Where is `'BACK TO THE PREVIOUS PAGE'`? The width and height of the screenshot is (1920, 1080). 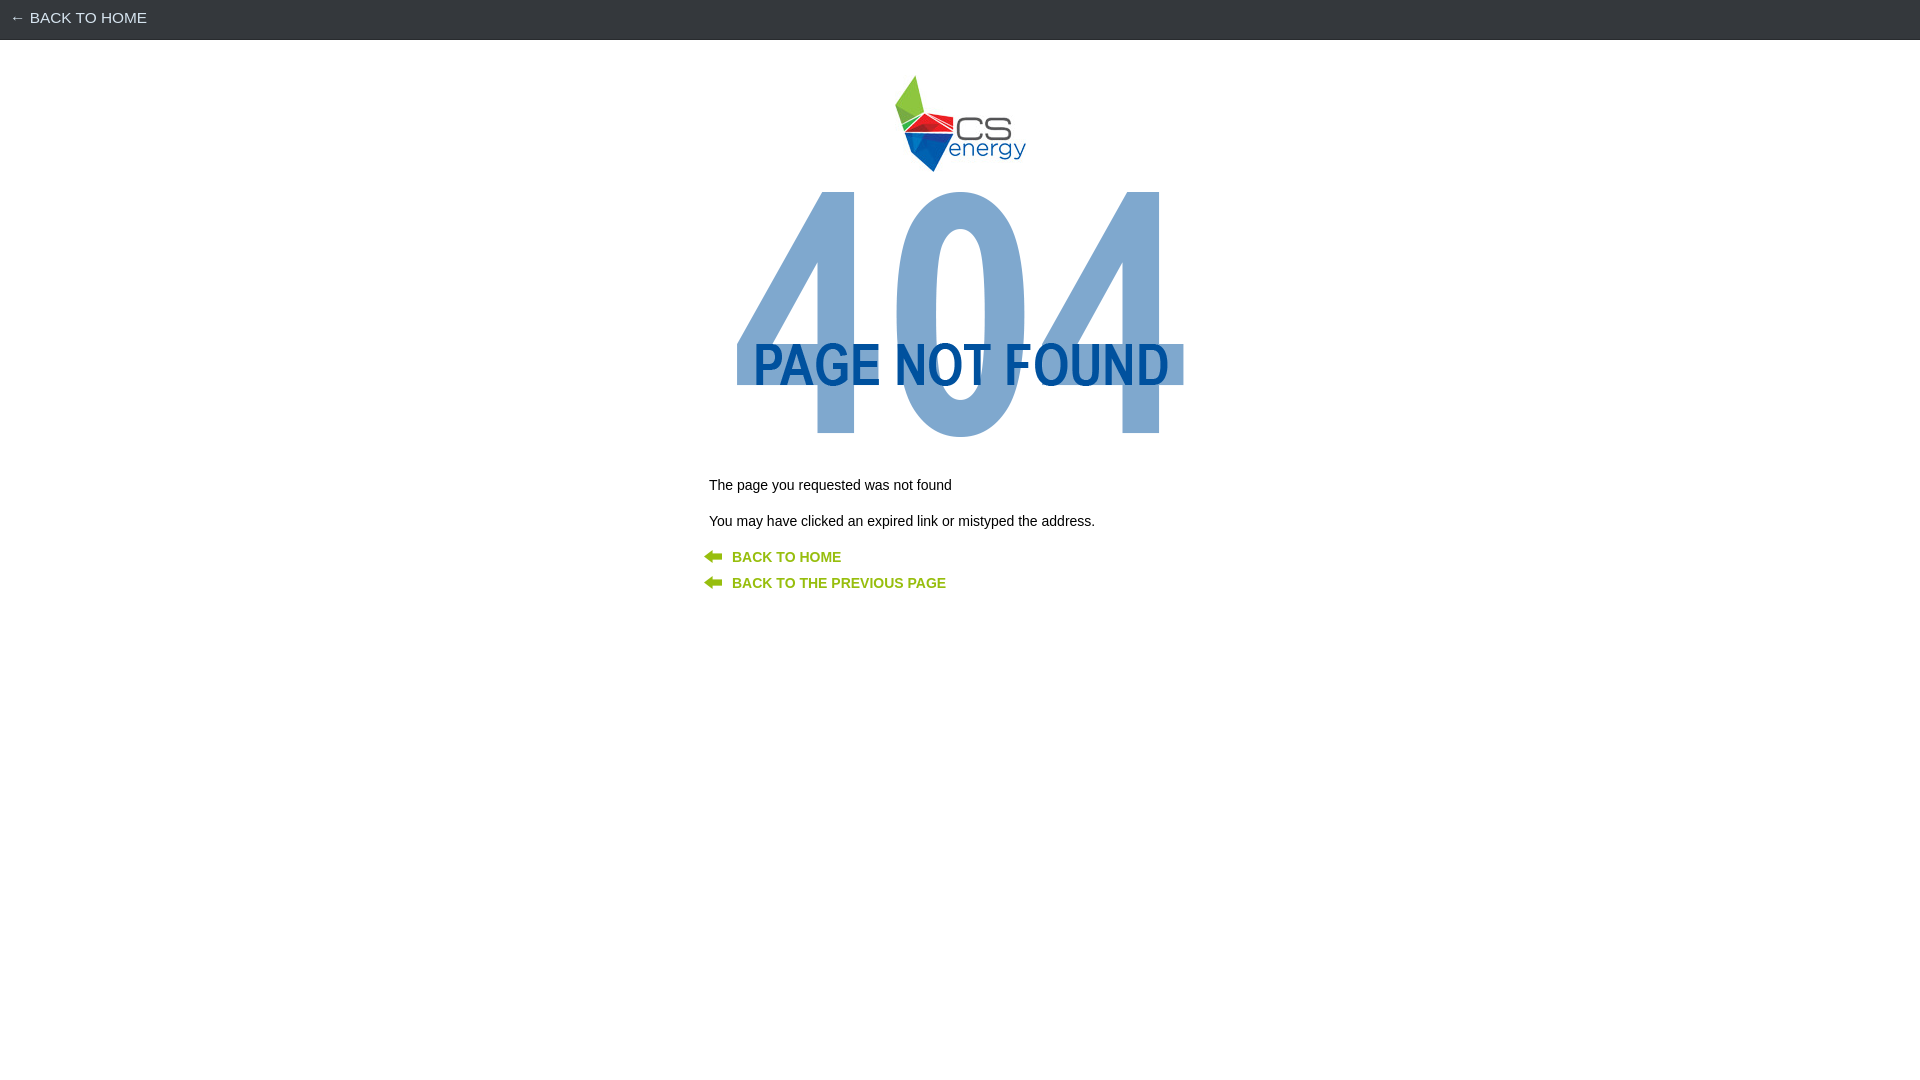 'BACK TO THE PREVIOUS PAGE' is located at coordinates (839, 582).